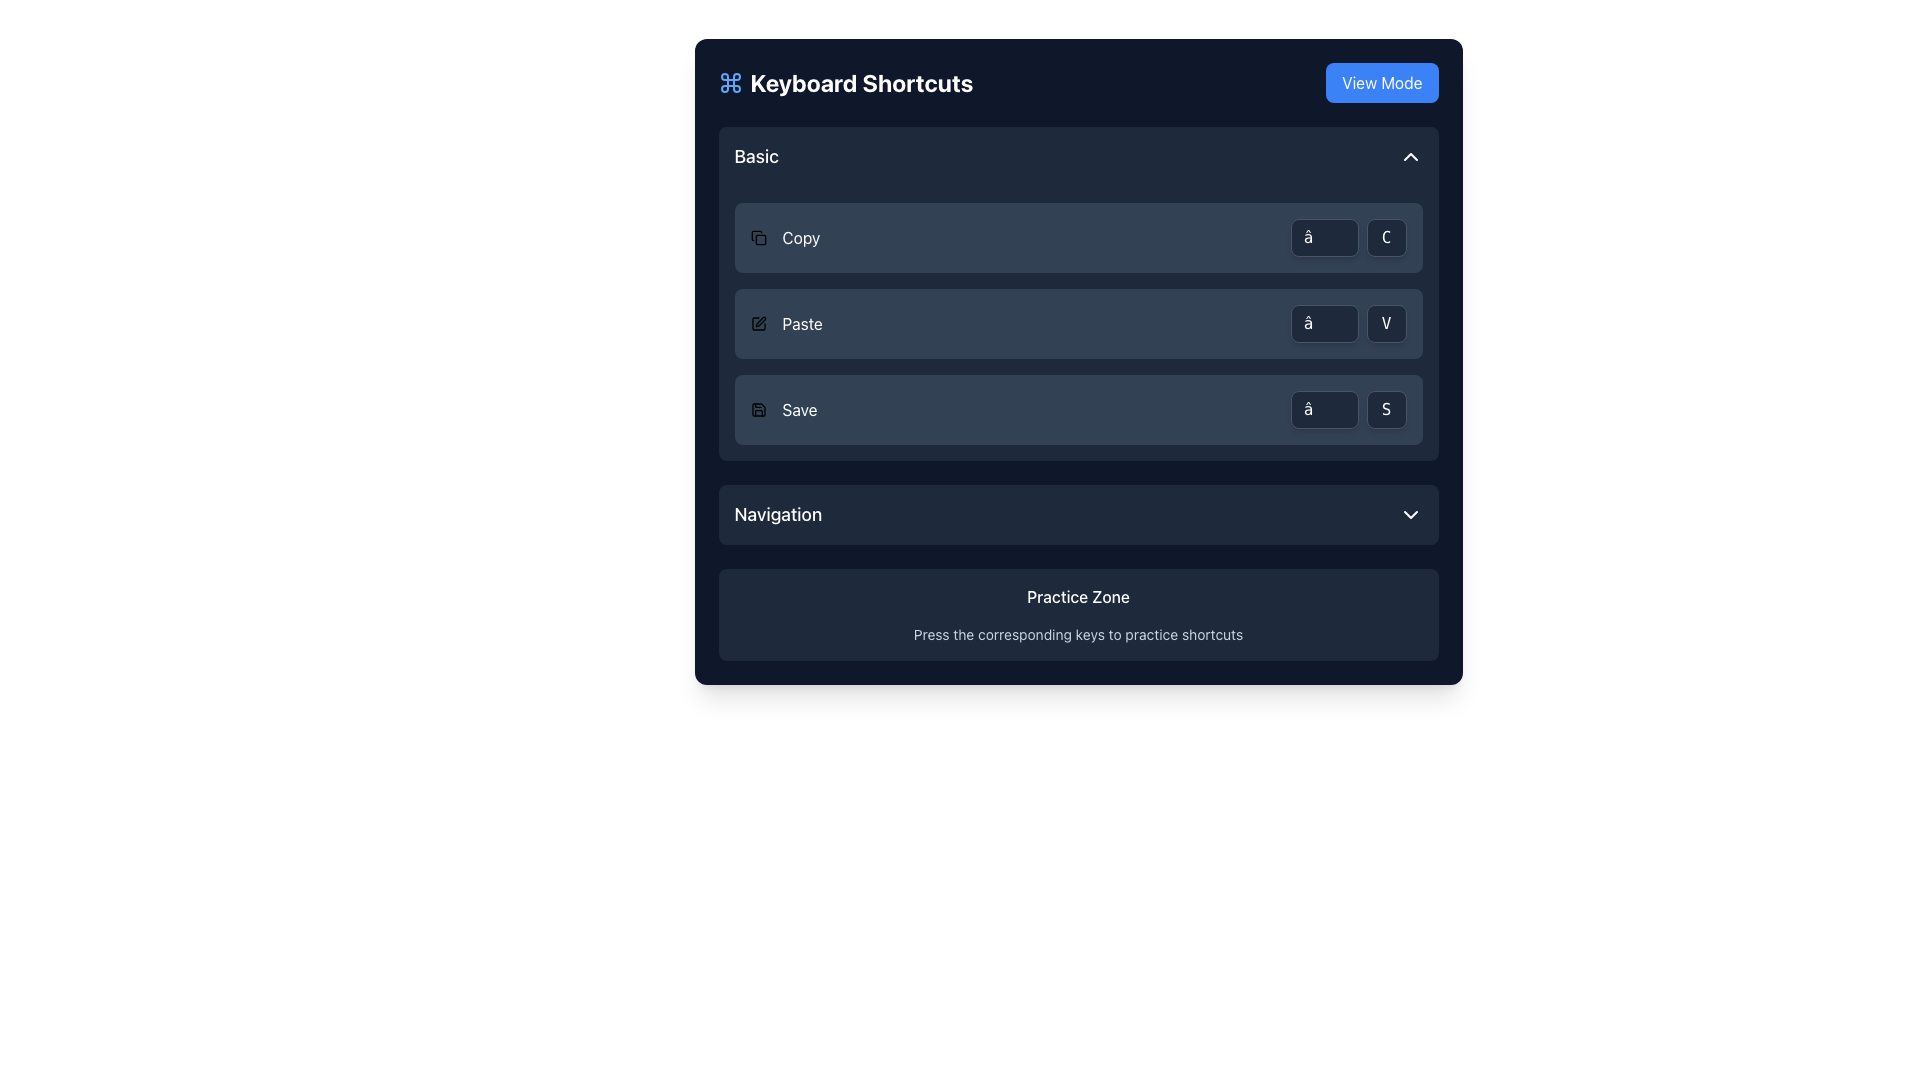  What do you see at coordinates (1409, 156) in the screenshot?
I see `the small, downward-facing chevron icon located adjacent to the text label 'Basic'` at bounding box center [1409, 156].